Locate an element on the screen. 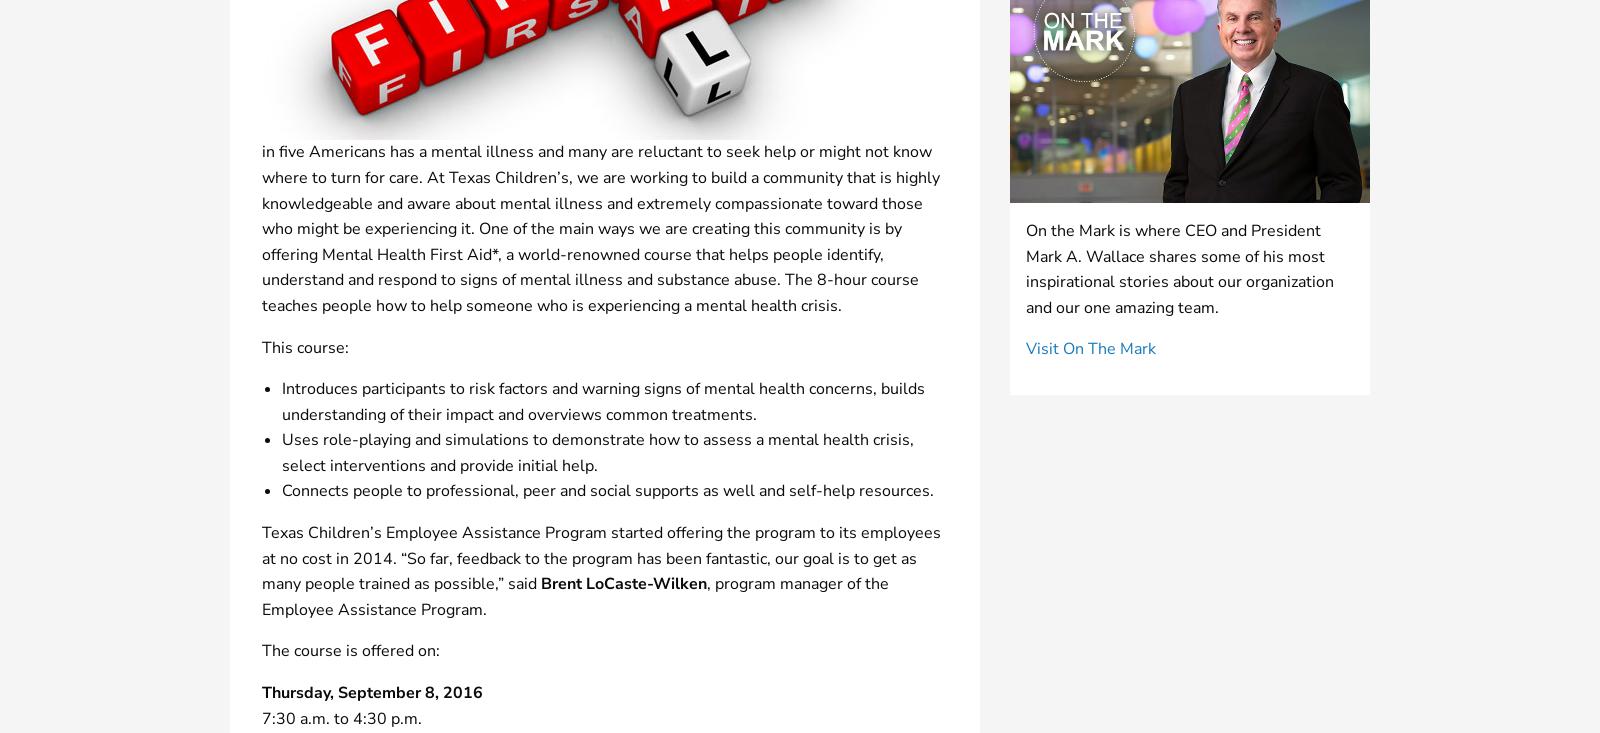  'Connects people to professional, peer and social supports as well and self-help resources.' is located at coordinates (608, 489).